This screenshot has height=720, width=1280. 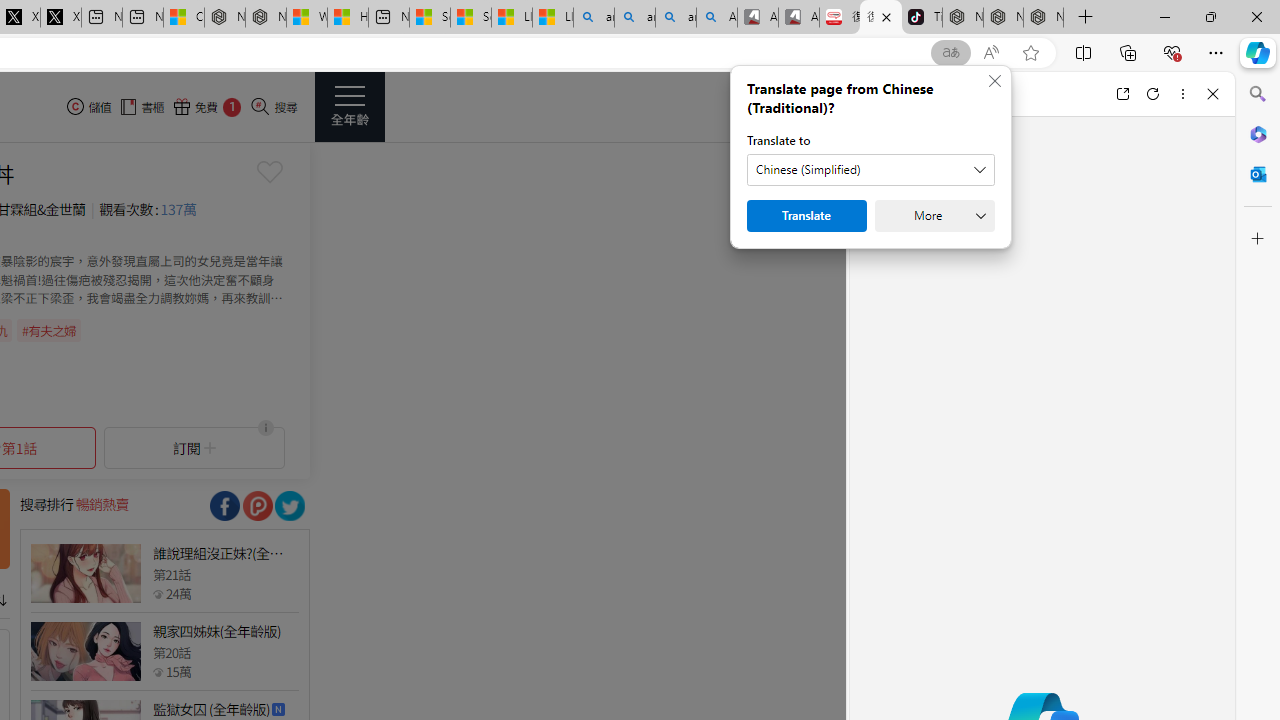 What do you see at coordinates (288, 505) in the screenshot?
I see `'Class: socialShare'` at bounding box center [288, 505].